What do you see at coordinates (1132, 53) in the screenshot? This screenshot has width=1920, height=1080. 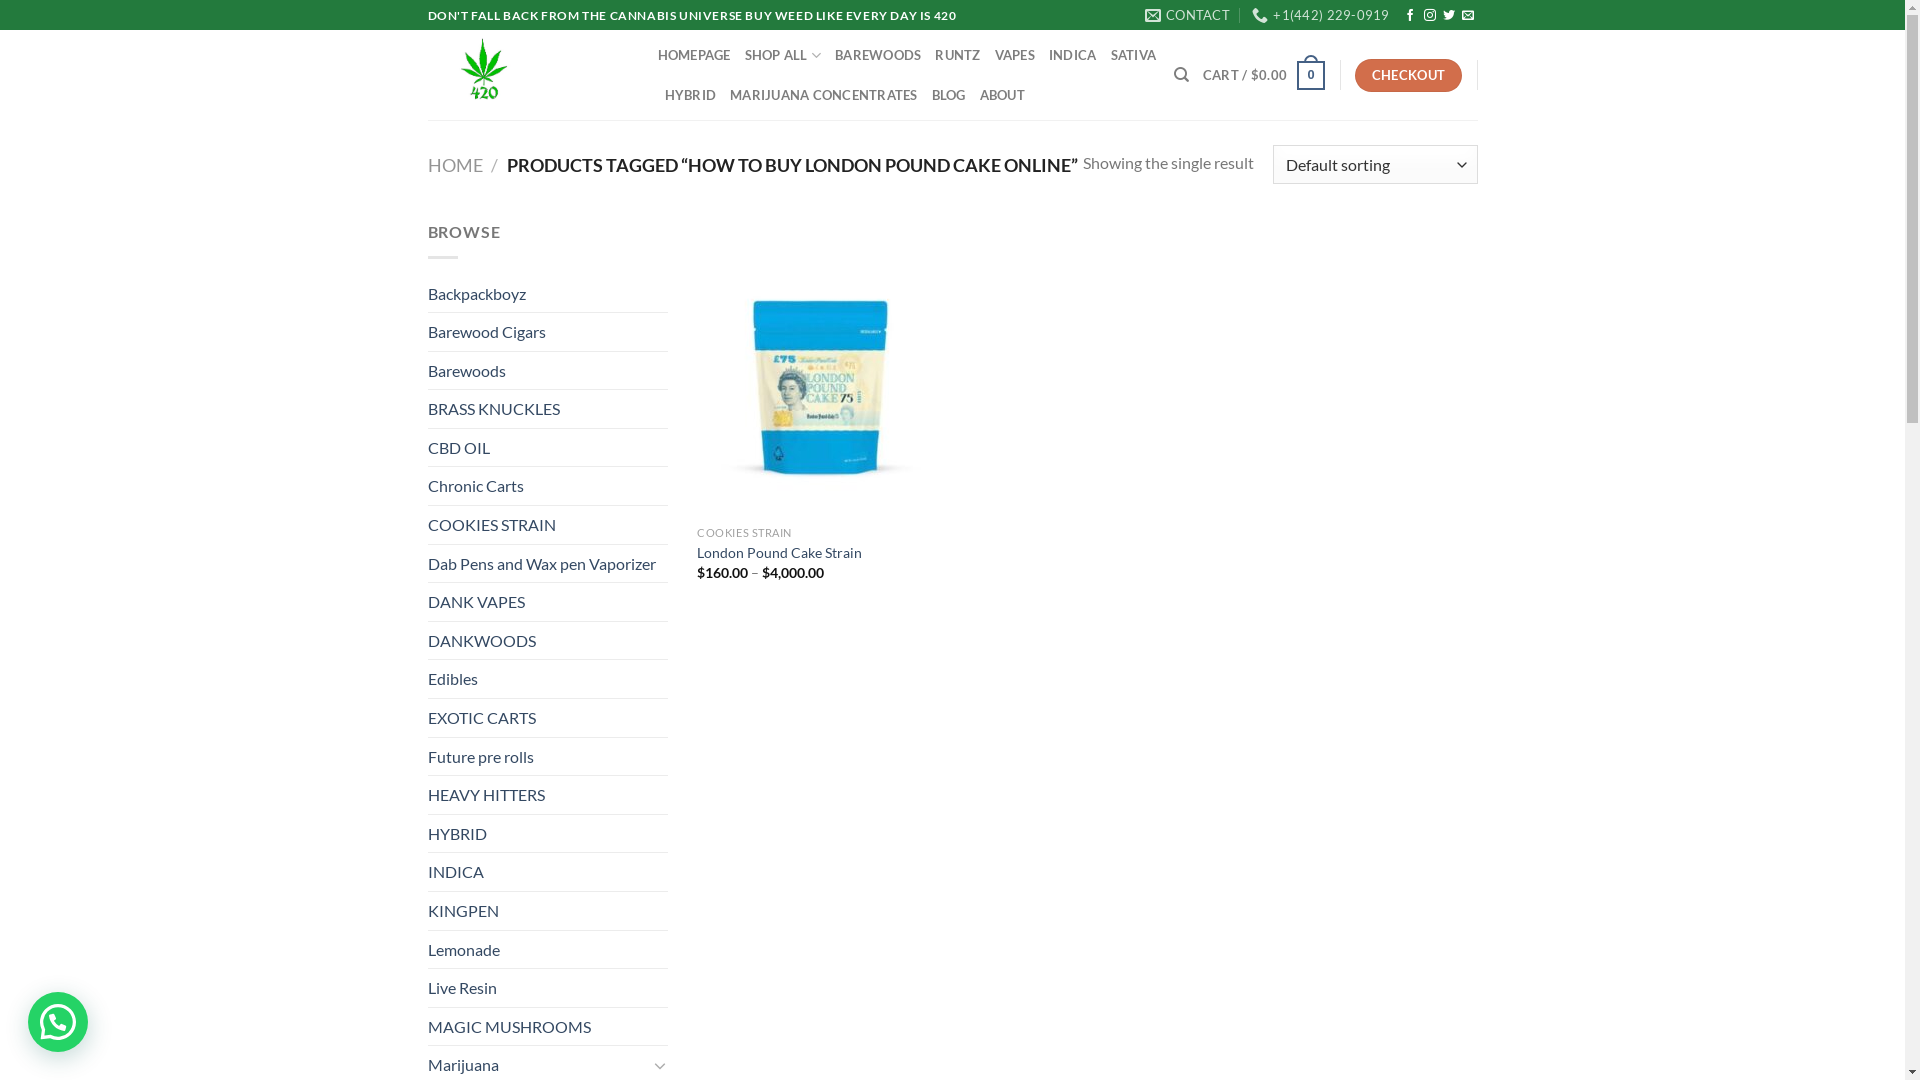 I see `'SATIVA'` at bounding box center [1132, 53].